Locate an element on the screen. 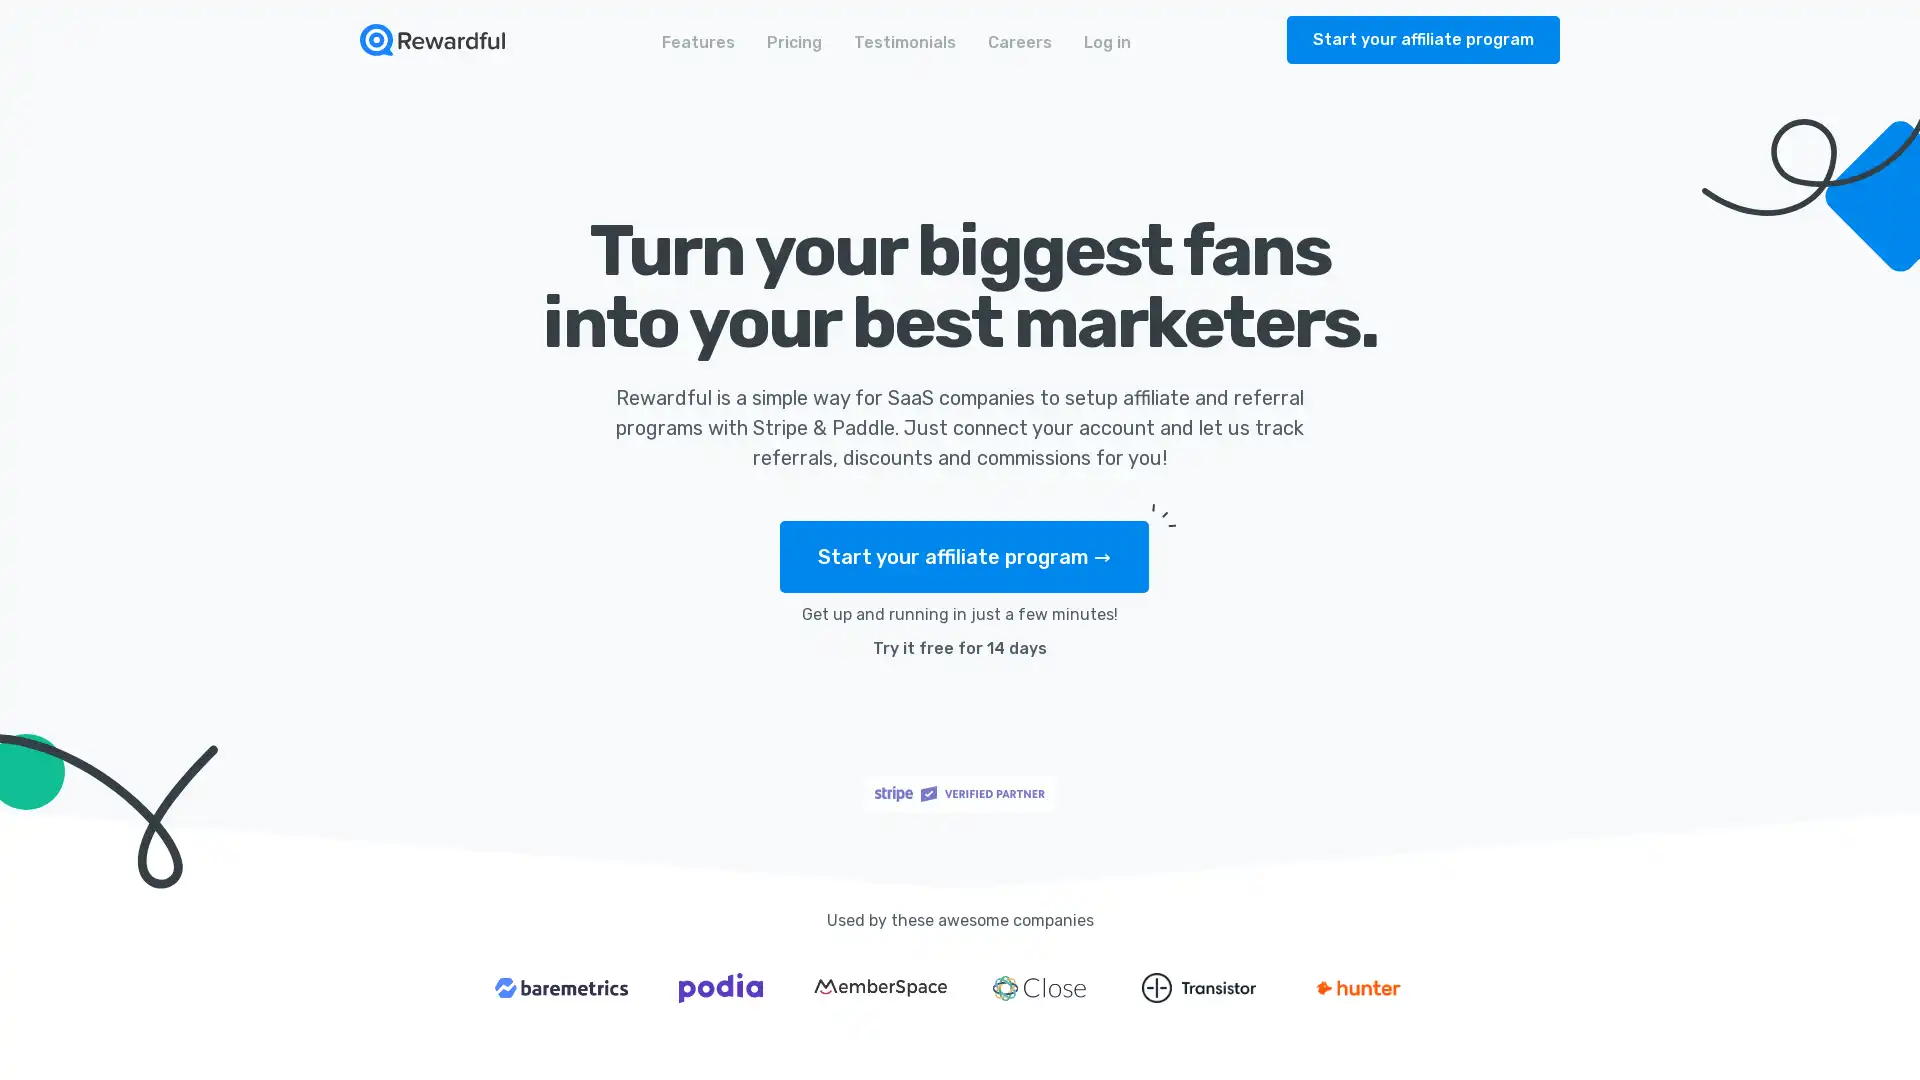 This screenshot has width=1920, height=1080. Open Intercom Messenger is located at coordinates (1869, 1029).